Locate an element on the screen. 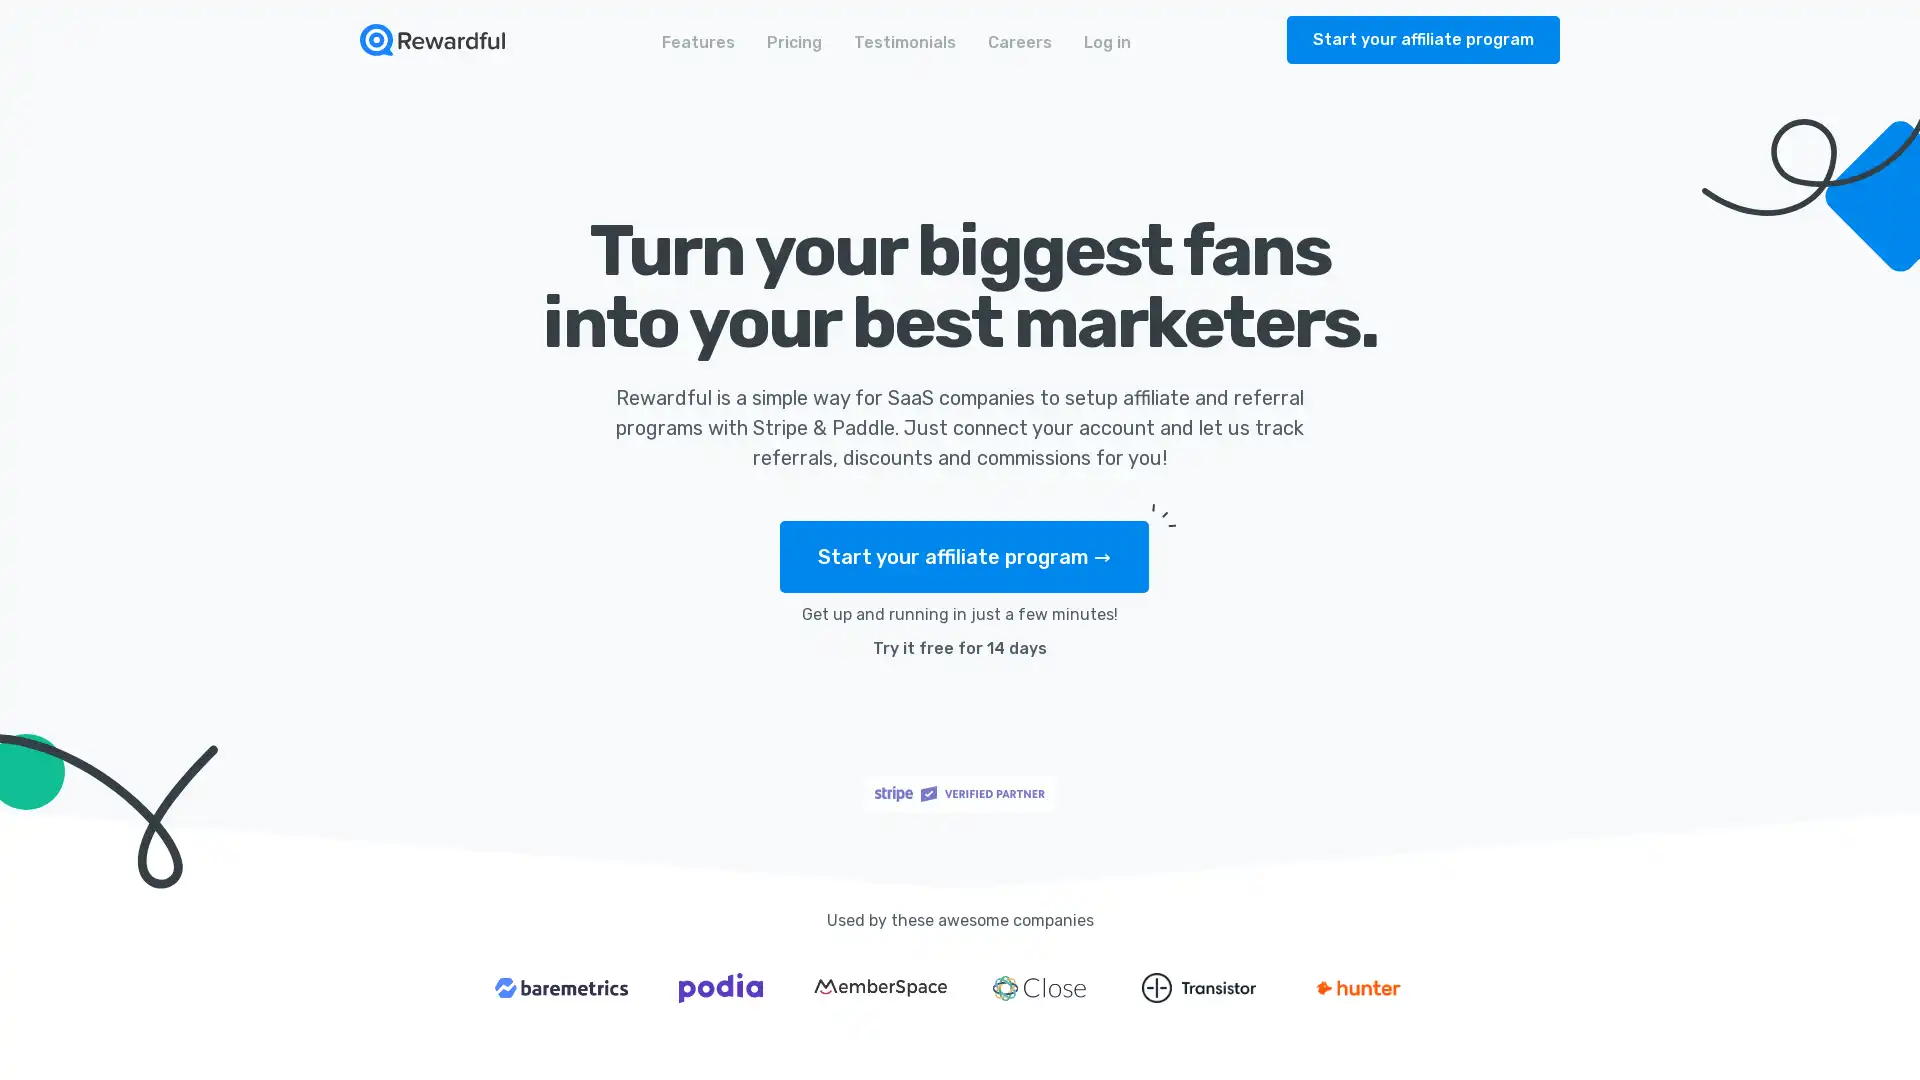 This screenshot has width=1920, height=1080. Open Intercom Messenger is located at coordinates (1869, 1029).